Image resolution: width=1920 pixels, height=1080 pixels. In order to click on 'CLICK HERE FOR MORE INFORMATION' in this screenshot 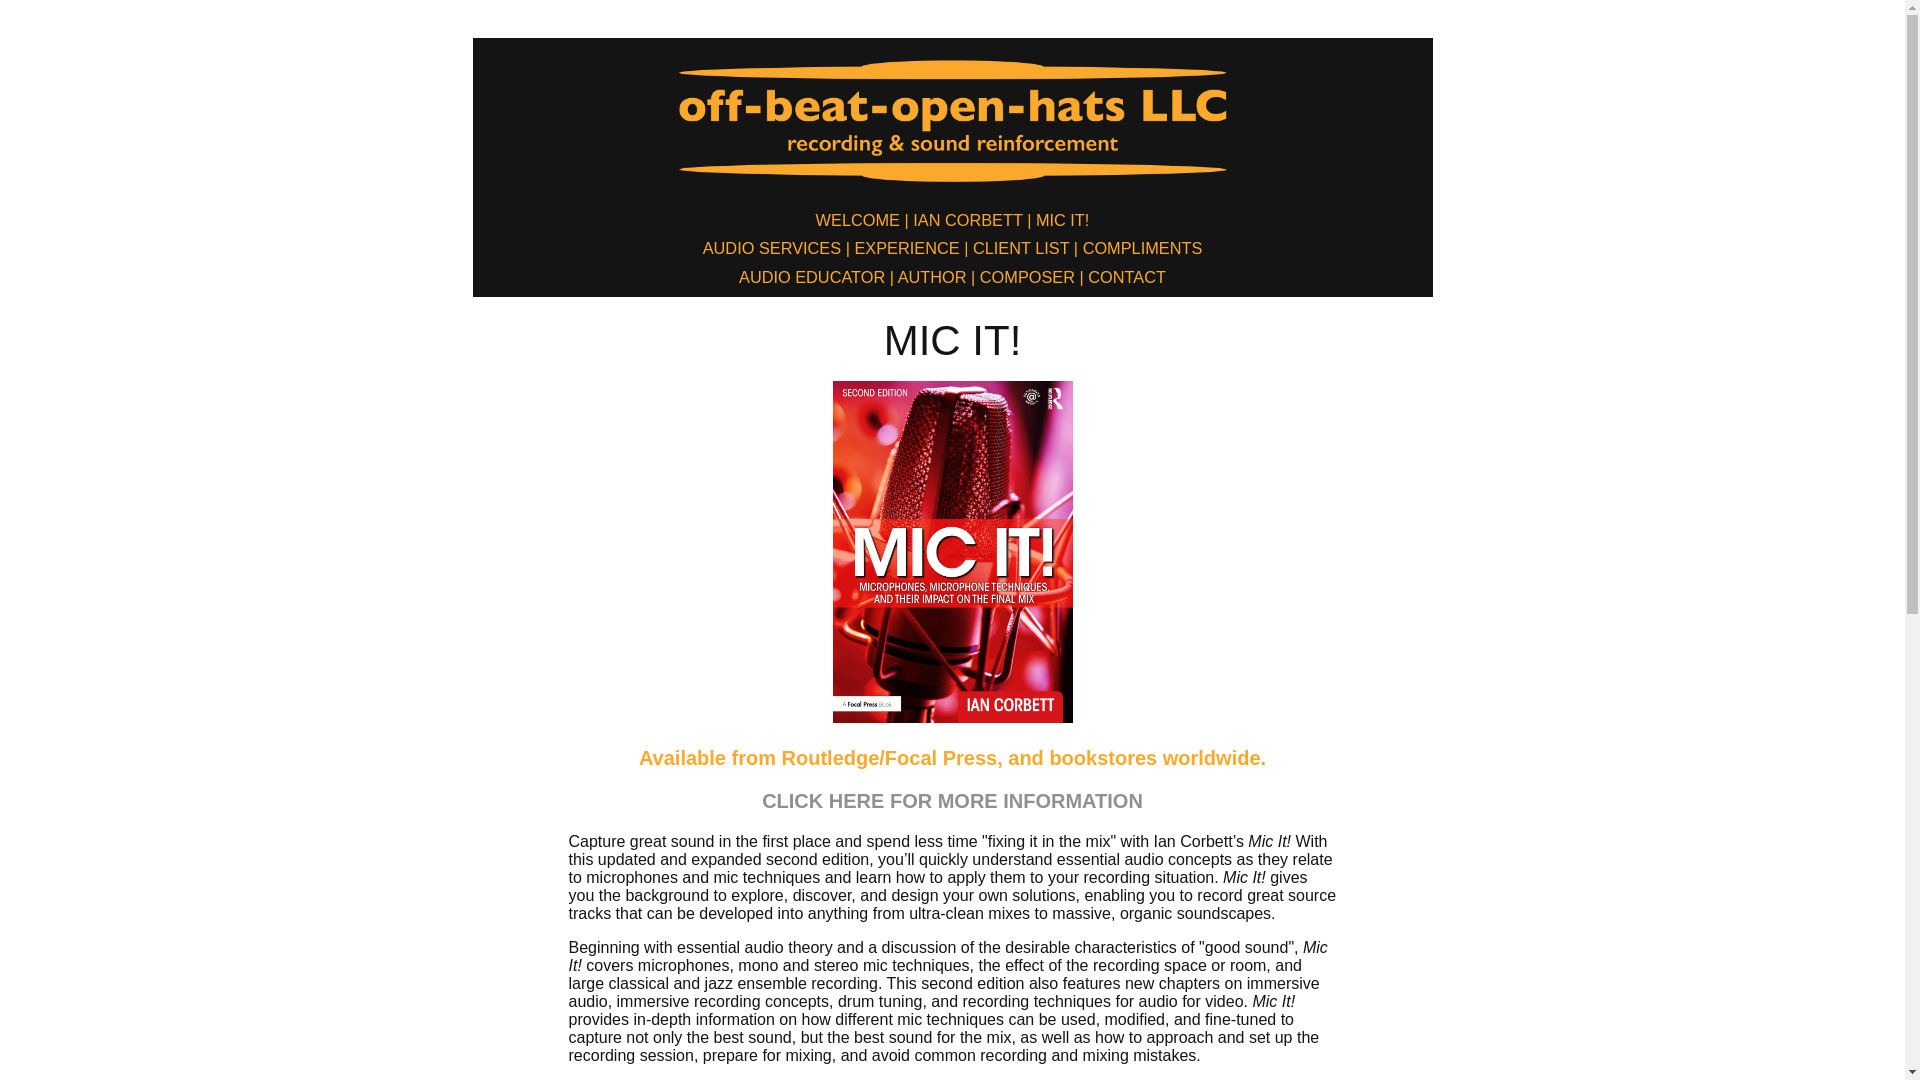, I will do `click(951, 800)`.